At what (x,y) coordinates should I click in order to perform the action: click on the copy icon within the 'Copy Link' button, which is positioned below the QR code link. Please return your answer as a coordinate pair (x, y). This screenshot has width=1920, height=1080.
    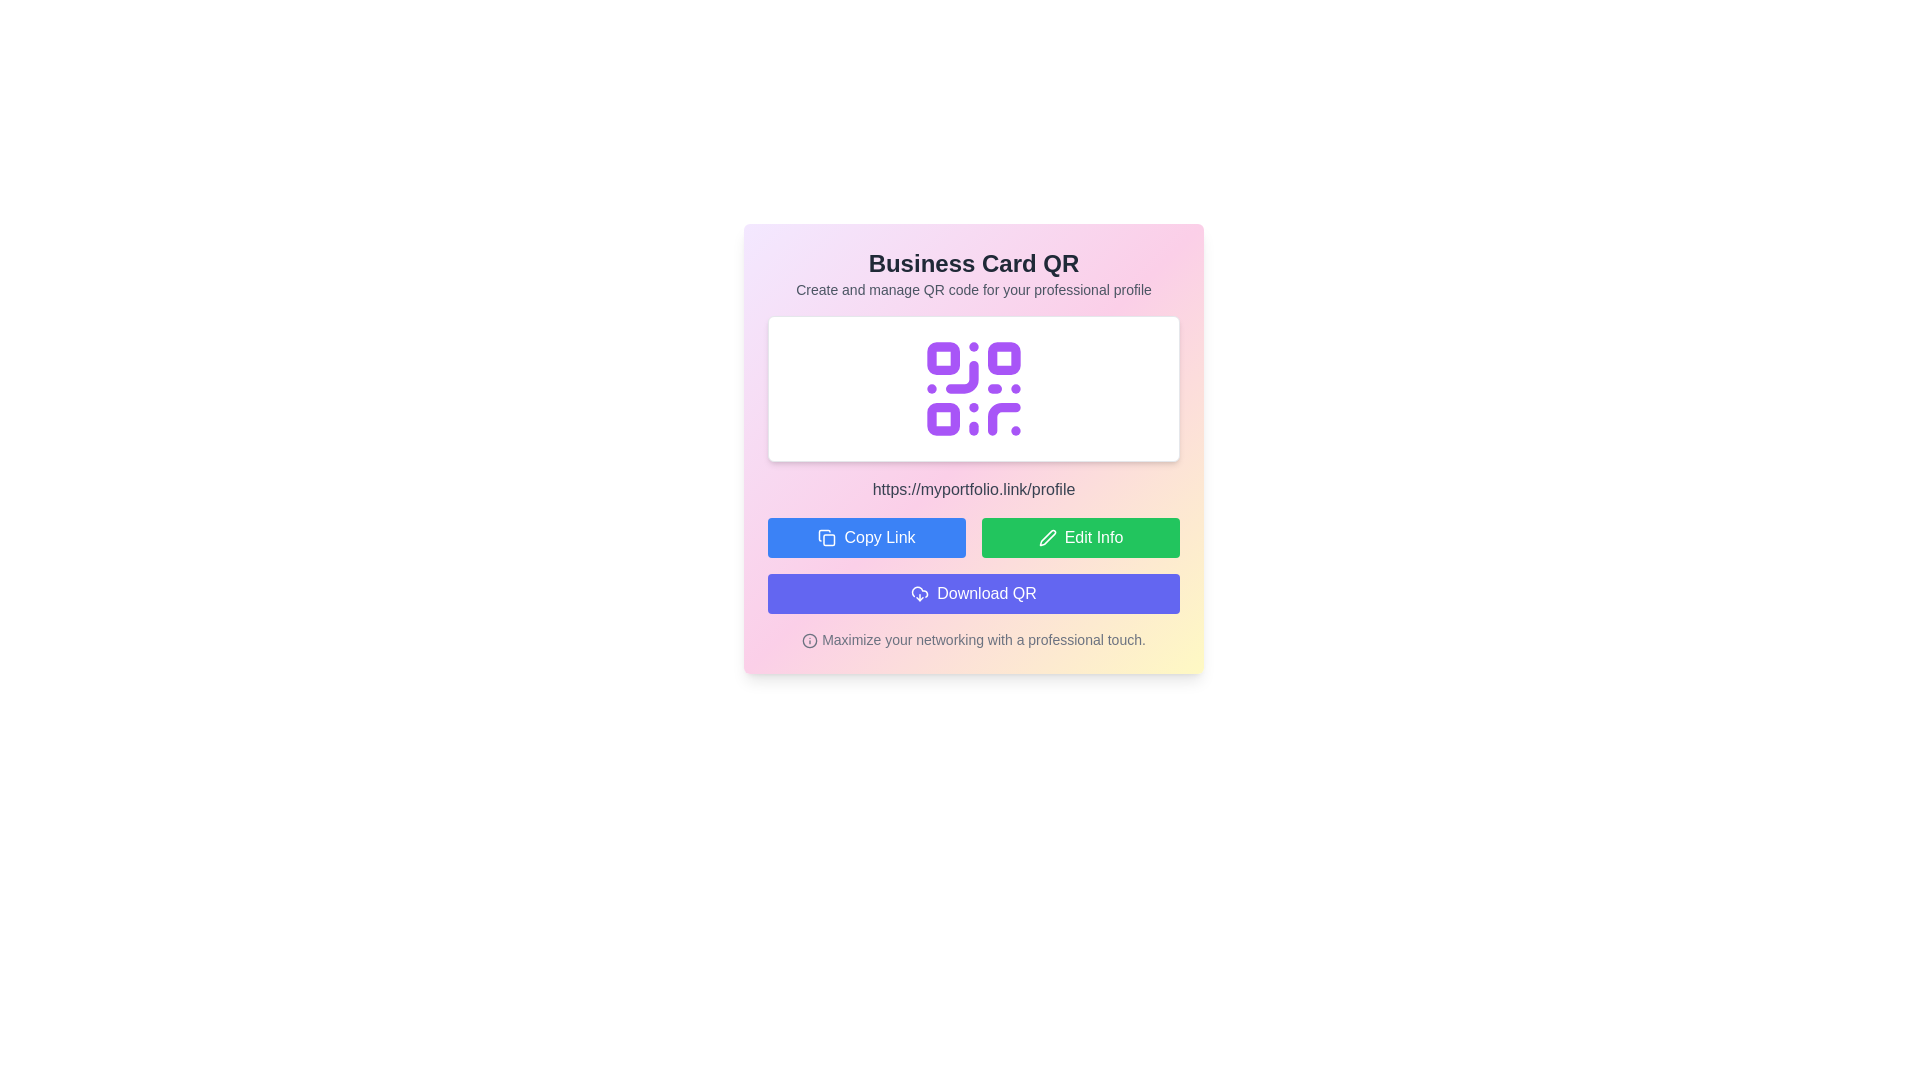
    Looking at the image, I should click on (827, 536).